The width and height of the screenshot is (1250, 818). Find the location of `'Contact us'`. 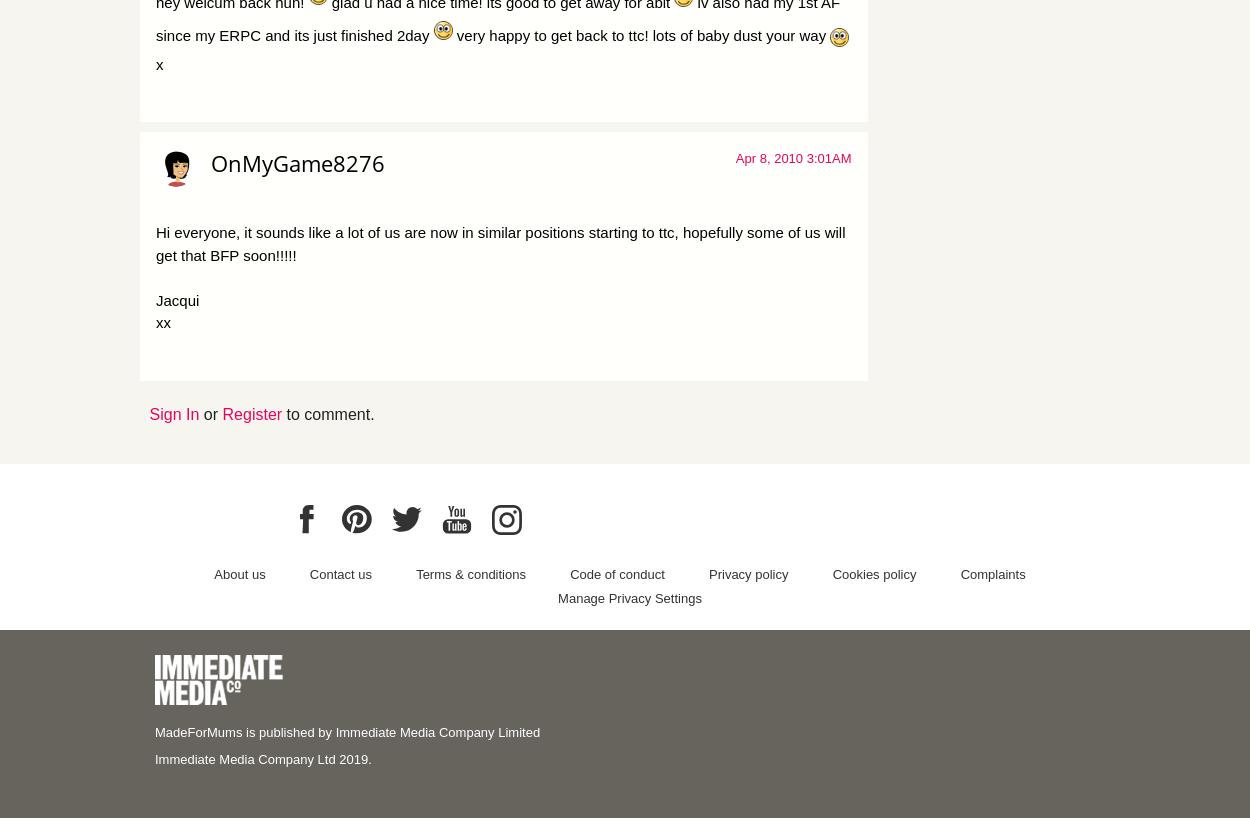

'Contact us' is located at coordinates (309, 572).